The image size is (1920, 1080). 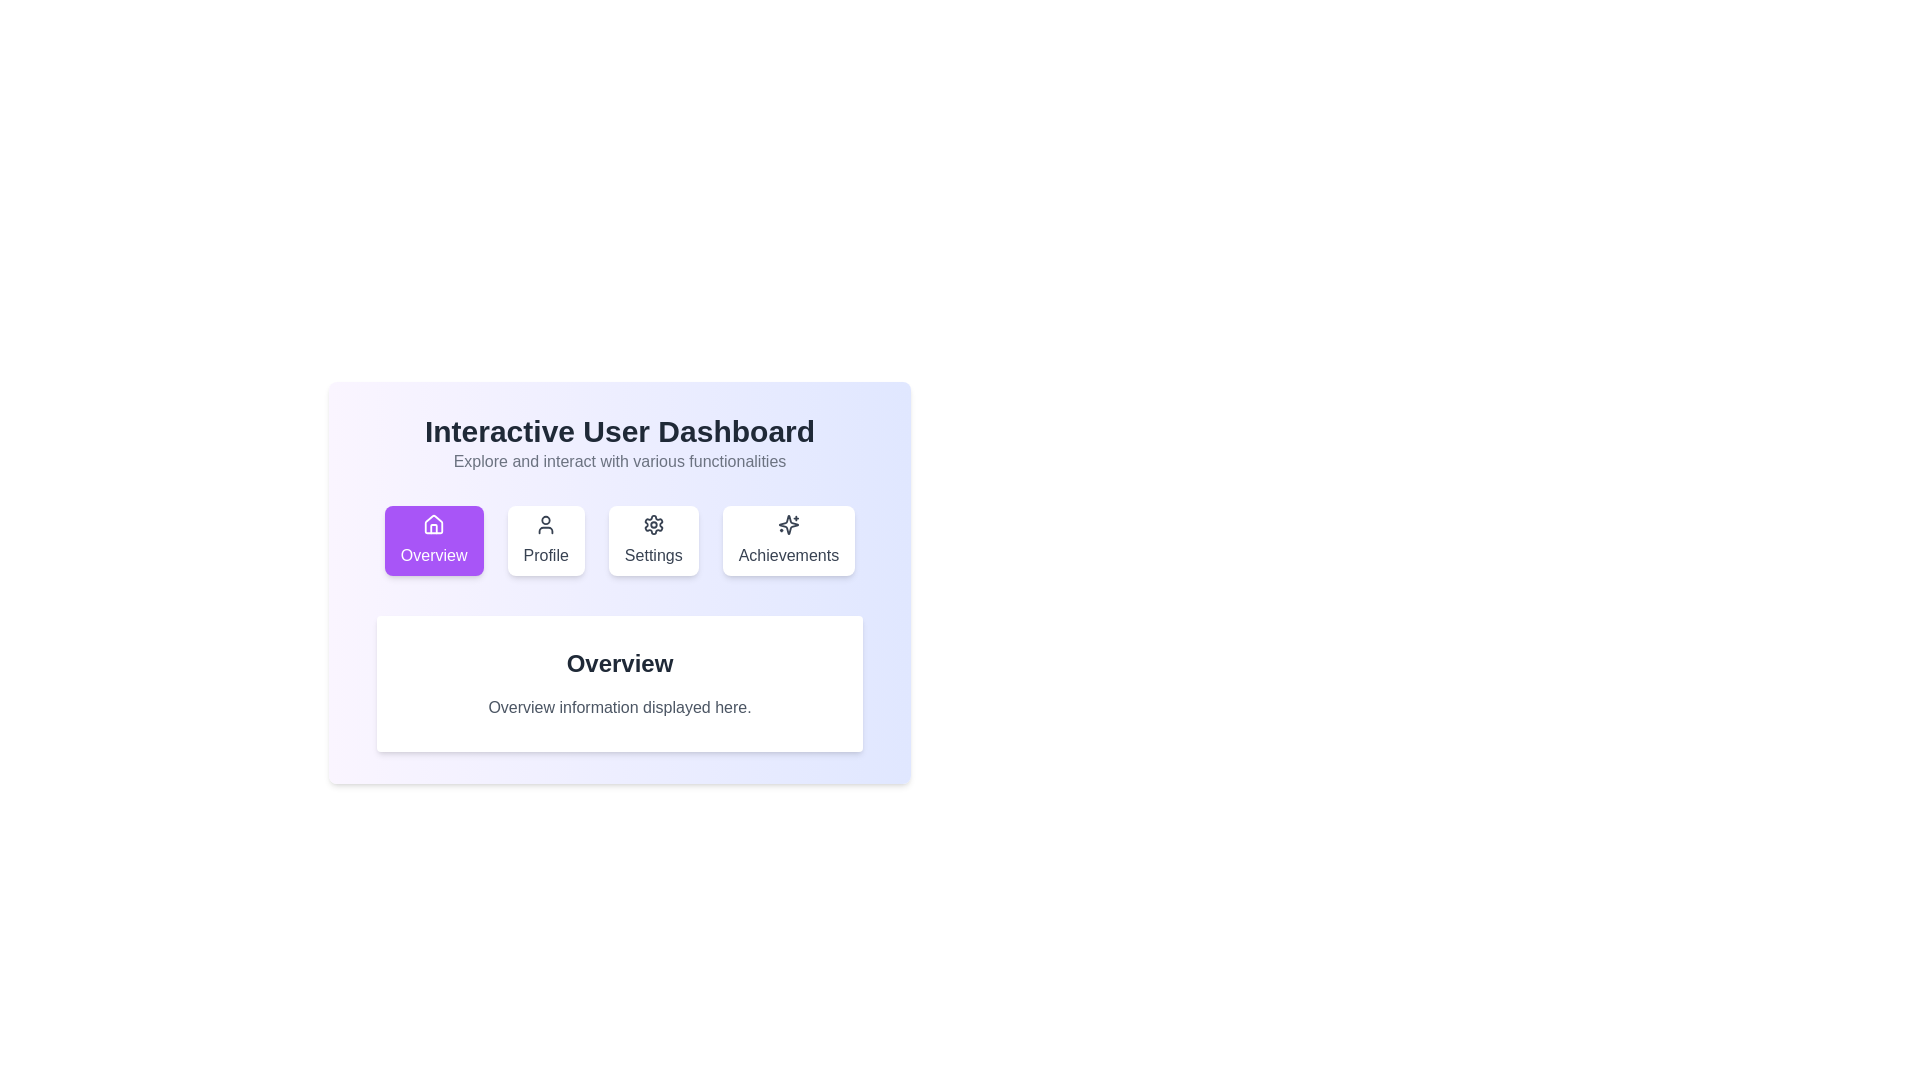 What do you see at coordinates (653, 540) in the screenshot?
I see `the 'Settings' button, which is the third button in a row beneath the 'Interactive User Dashboard'` at bounding box center [653, 540].